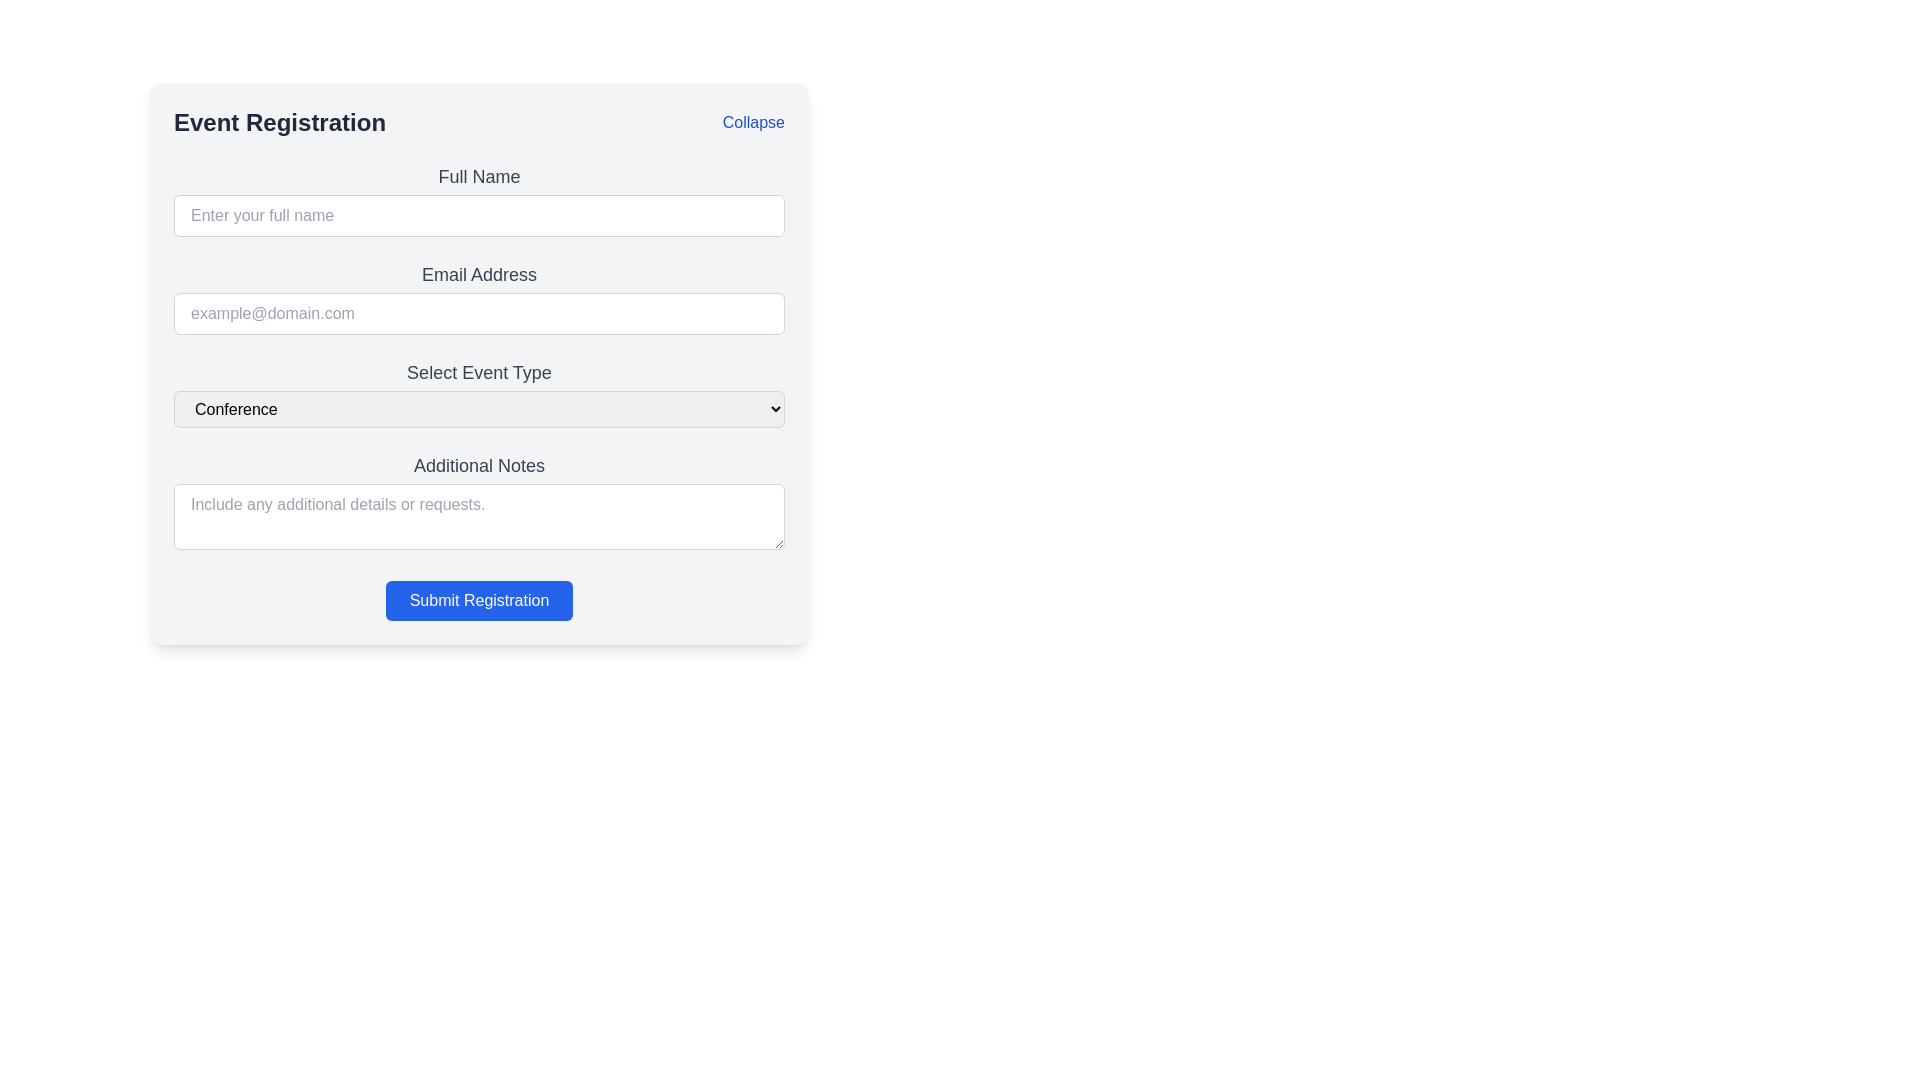 The height and width of the screenshot is (1080, 1920). What do you see at coordinates (478, 176) in the screenshot?
I see `the 'Full Name' text label, which is a larger gray text prompt at the top of the form, indicating the input field below` at bounding box center [478, 176].